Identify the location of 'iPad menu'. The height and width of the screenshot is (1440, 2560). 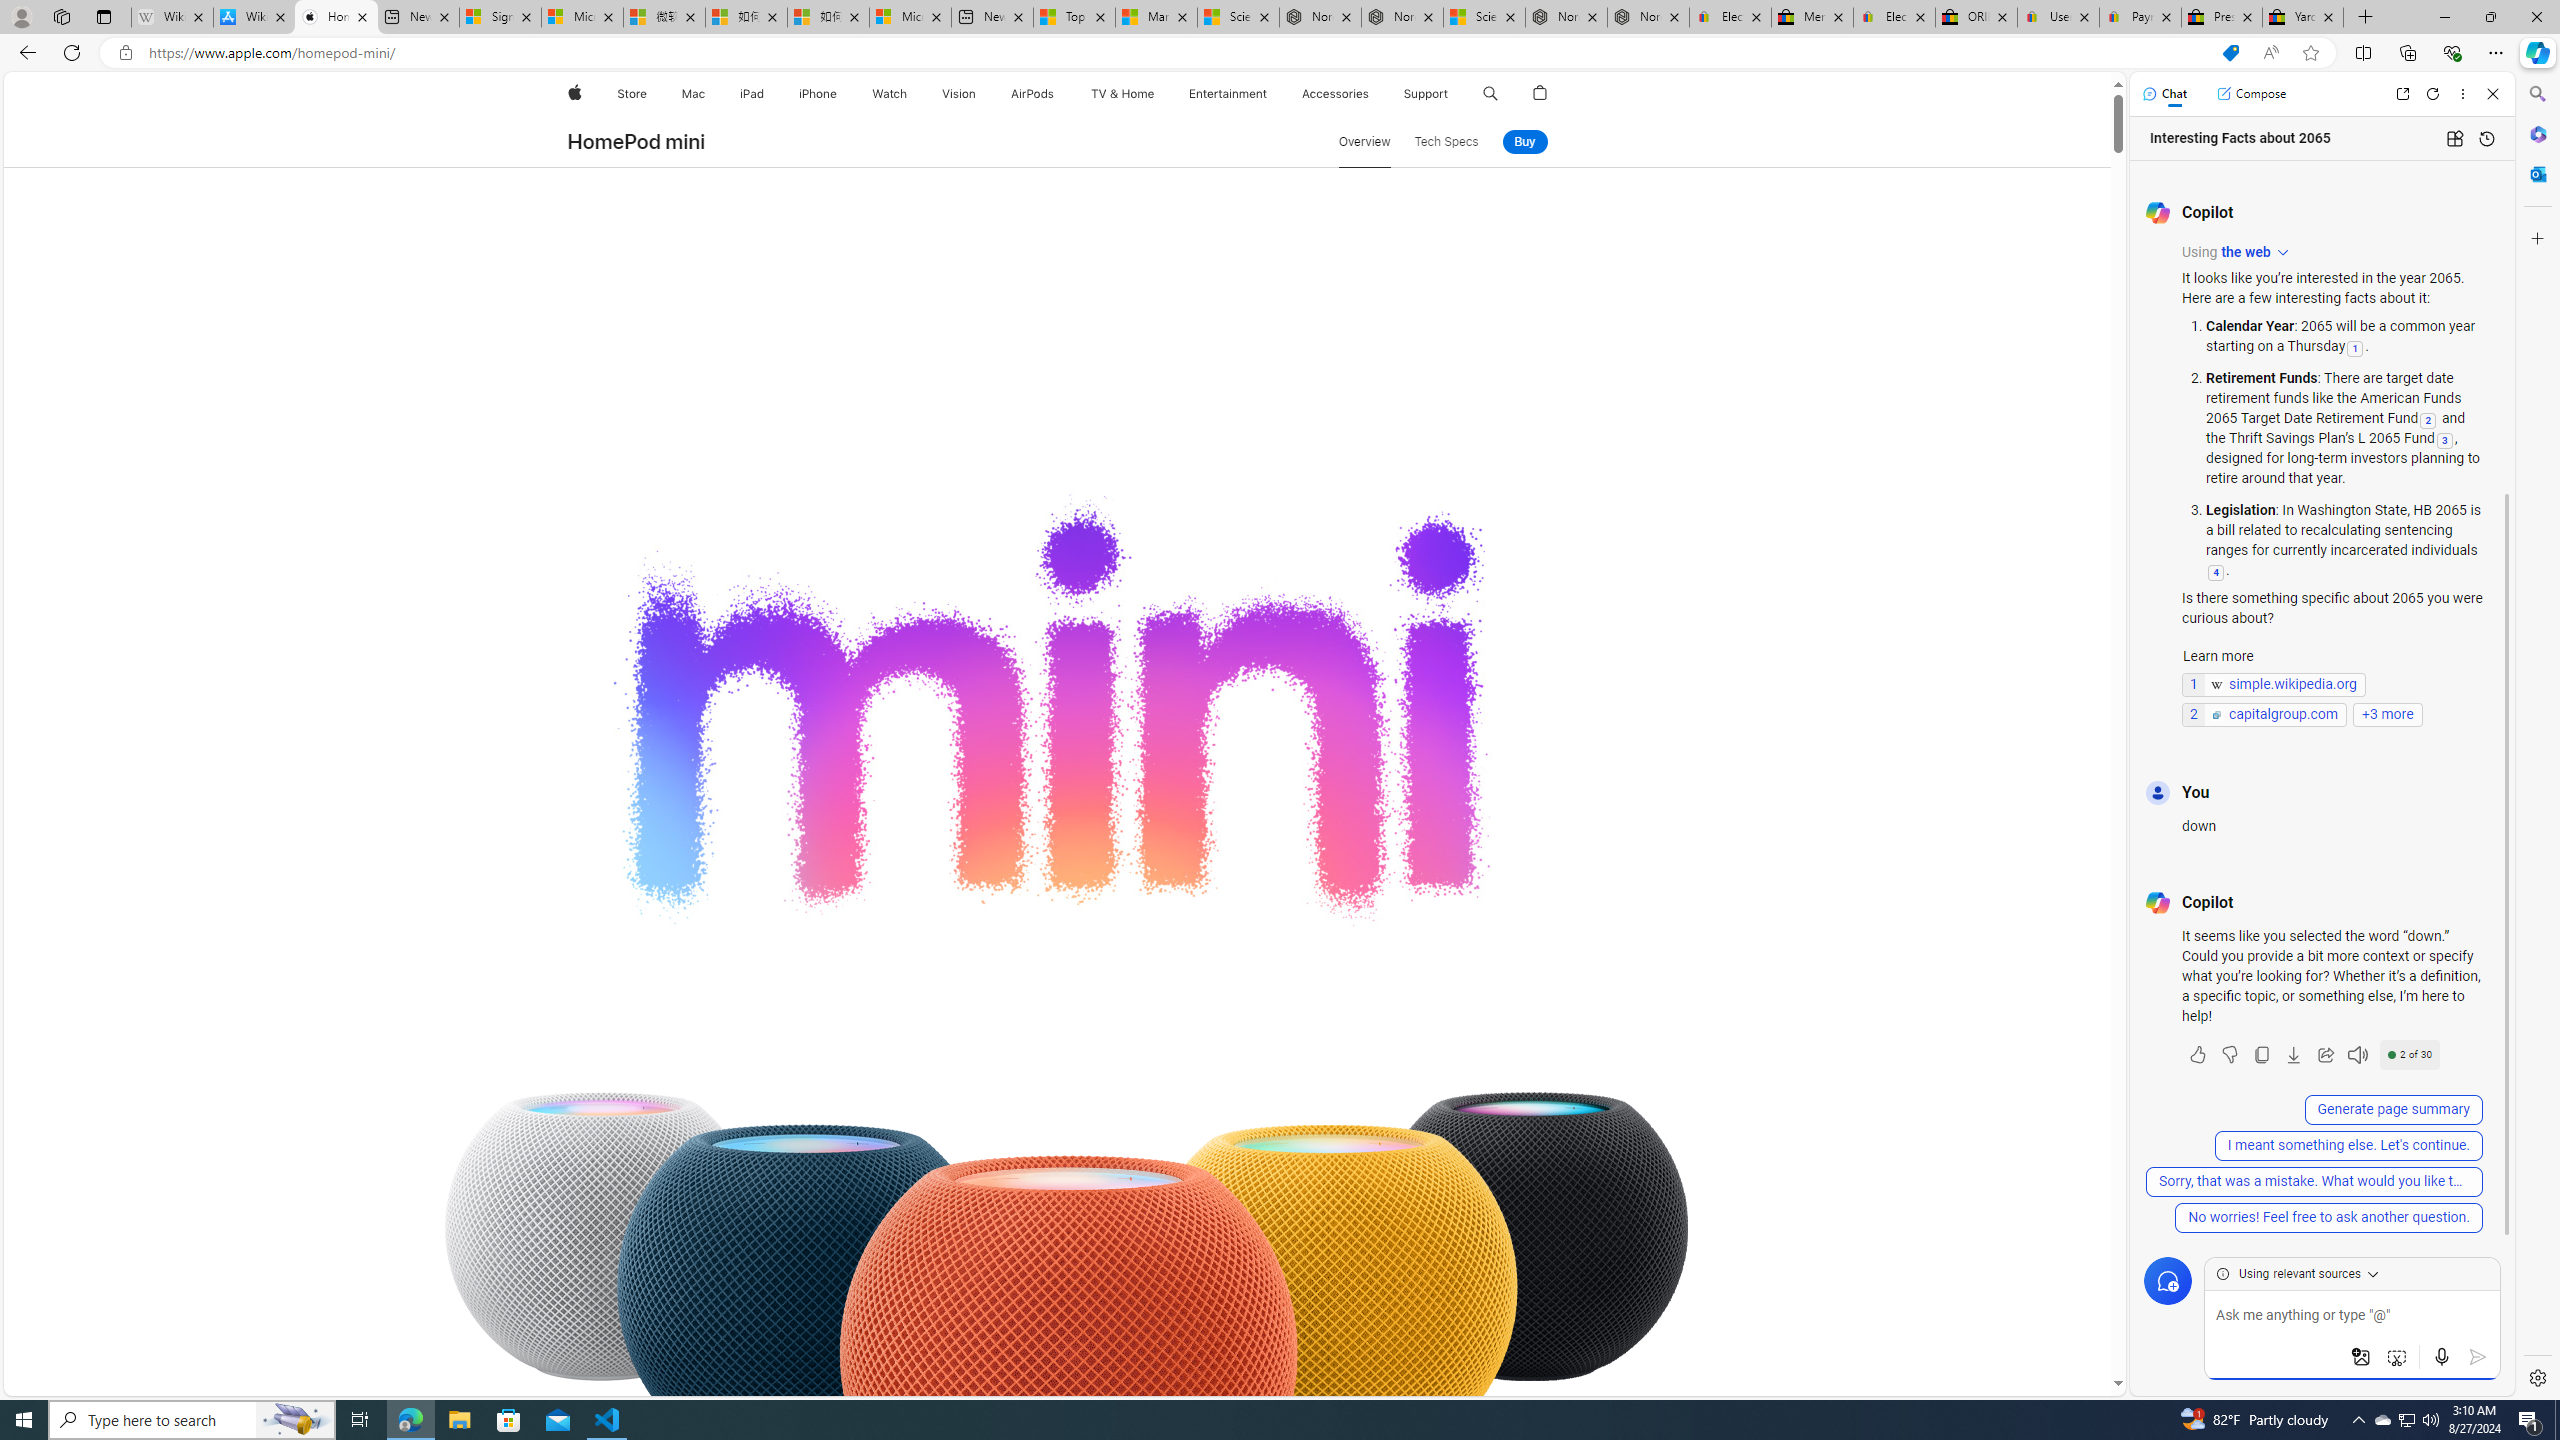
(766, 93).